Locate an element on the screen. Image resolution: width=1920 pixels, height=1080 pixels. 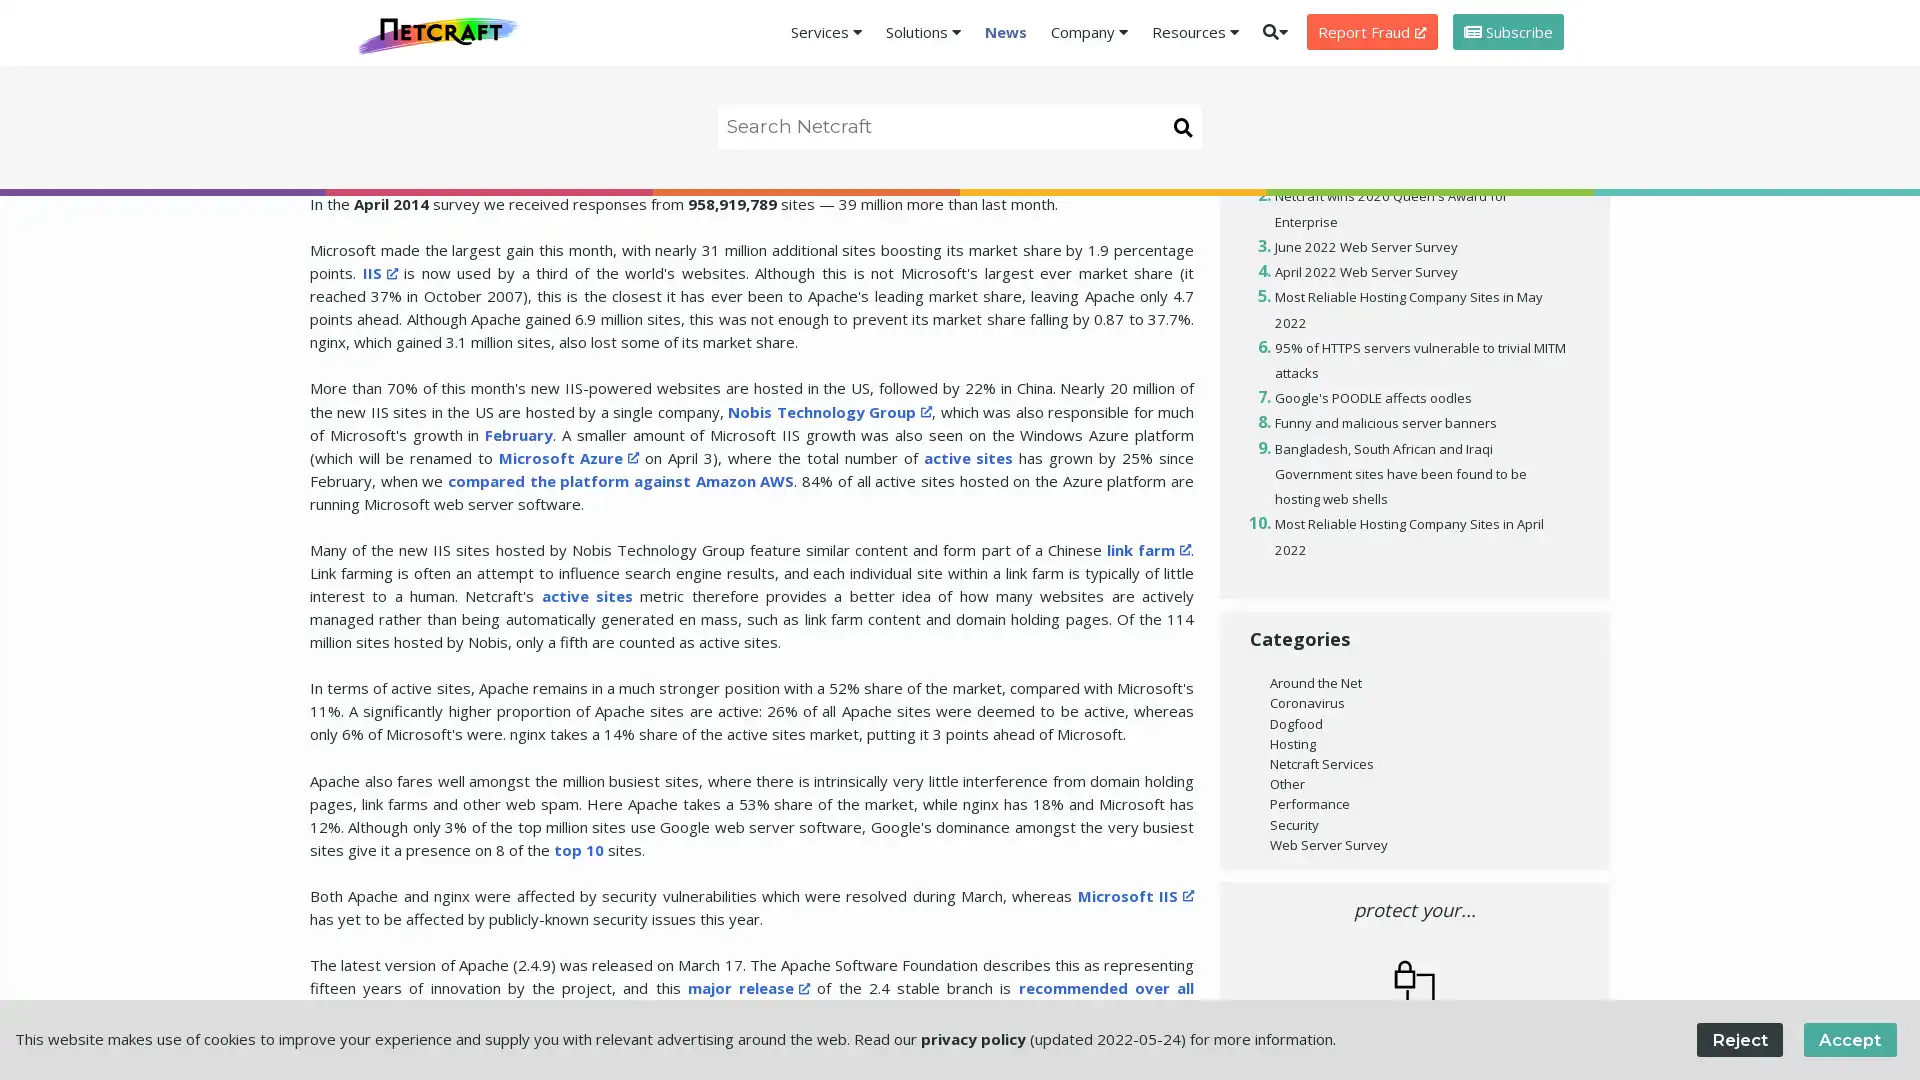
Accept is located at coordinates (1848, 1038).